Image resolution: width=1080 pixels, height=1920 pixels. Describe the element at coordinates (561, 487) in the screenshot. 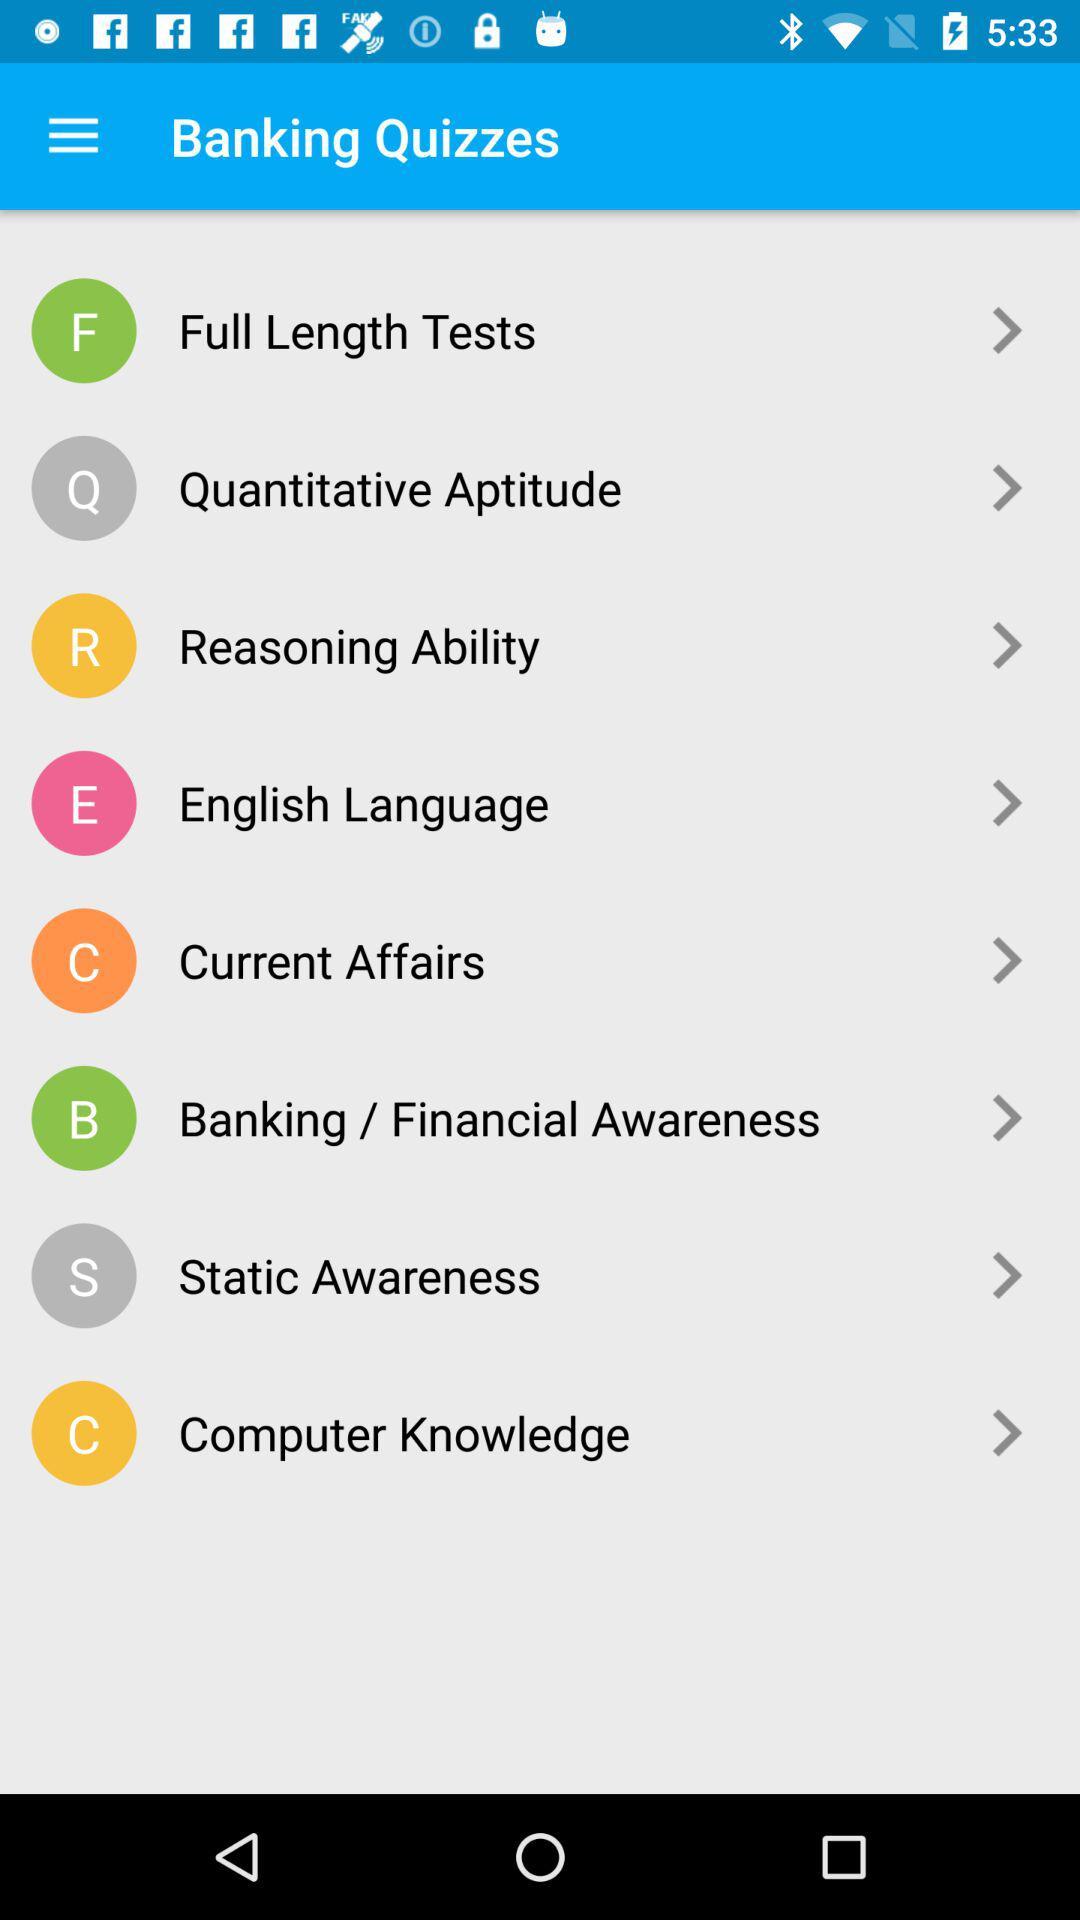

I see `icon next to the q item` at that location.